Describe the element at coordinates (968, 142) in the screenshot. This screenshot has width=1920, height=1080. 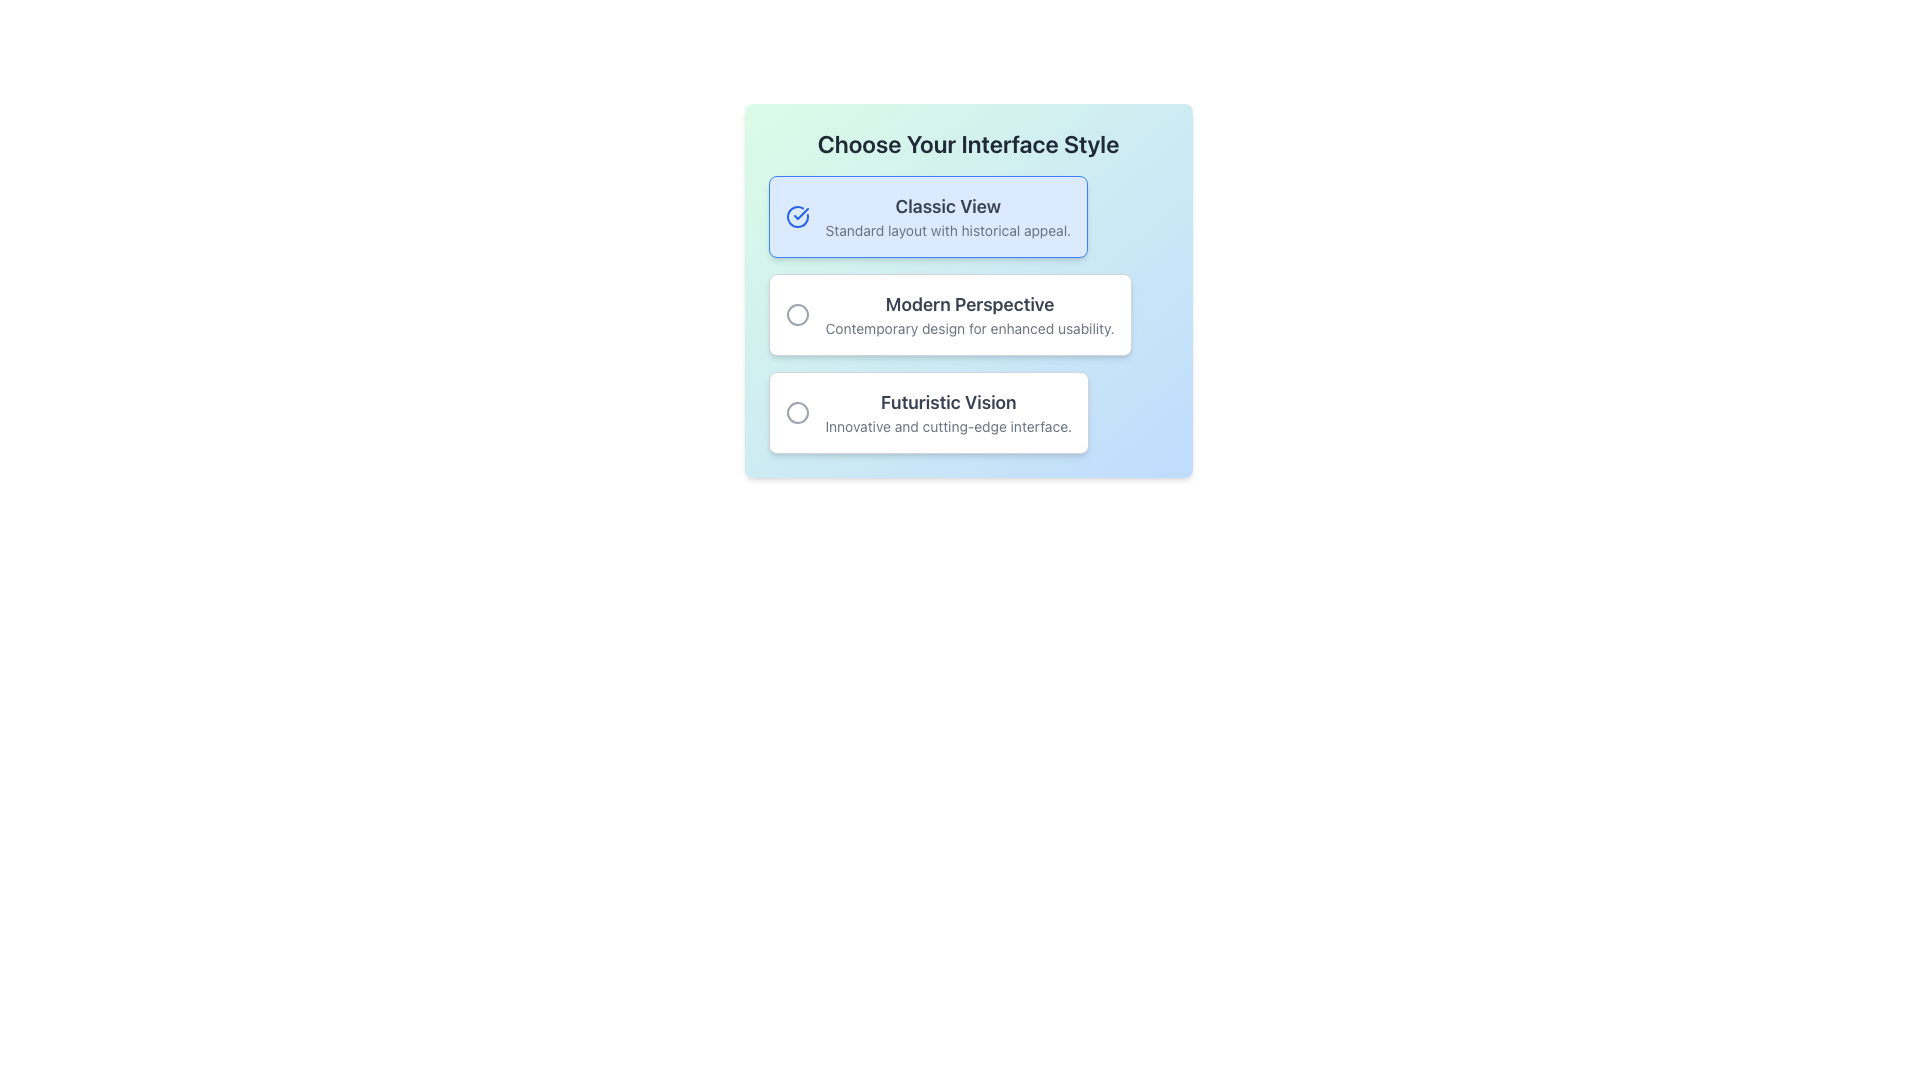
I see `the header element displaying 'Choose Your Interface Style', which is prominently styled in a large, bold font within a gradient background` at that location.